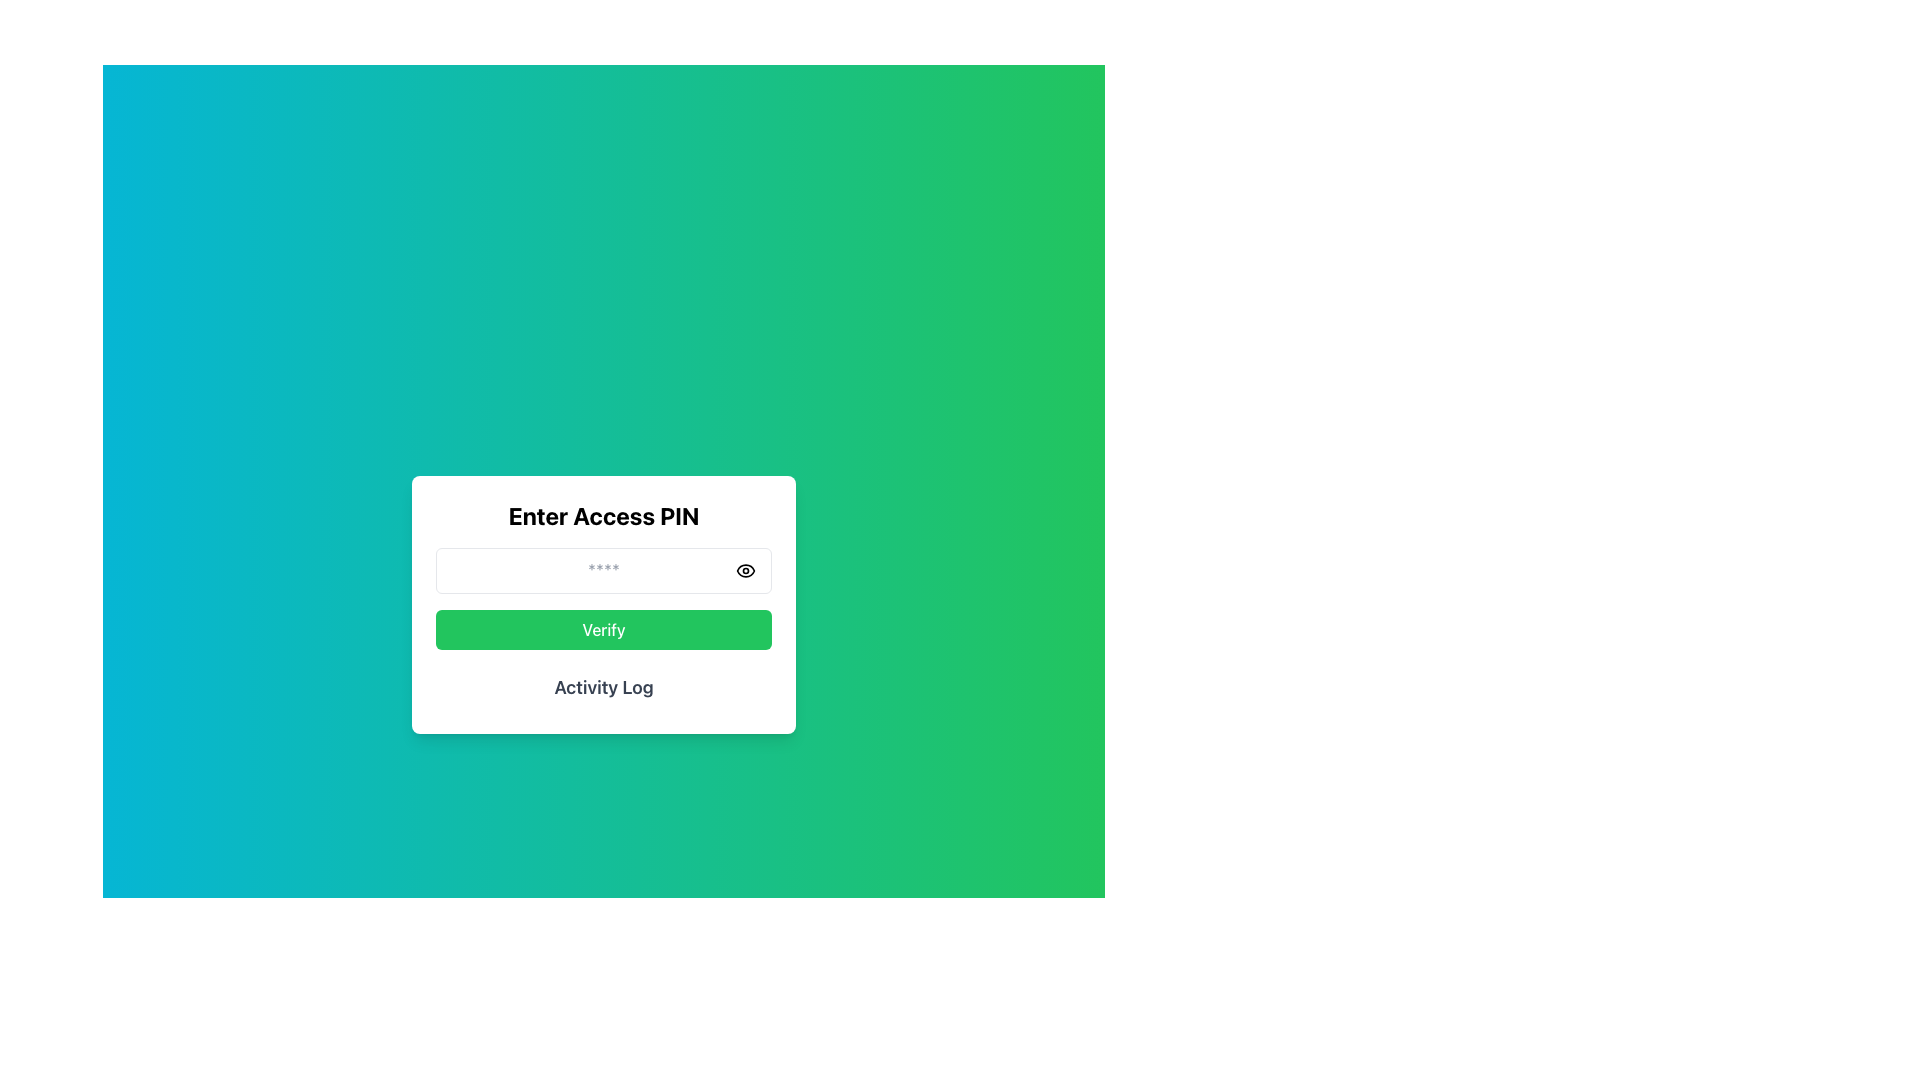  I want to click on the icon button located on the right side of the PIN input field, so click(744, 570).